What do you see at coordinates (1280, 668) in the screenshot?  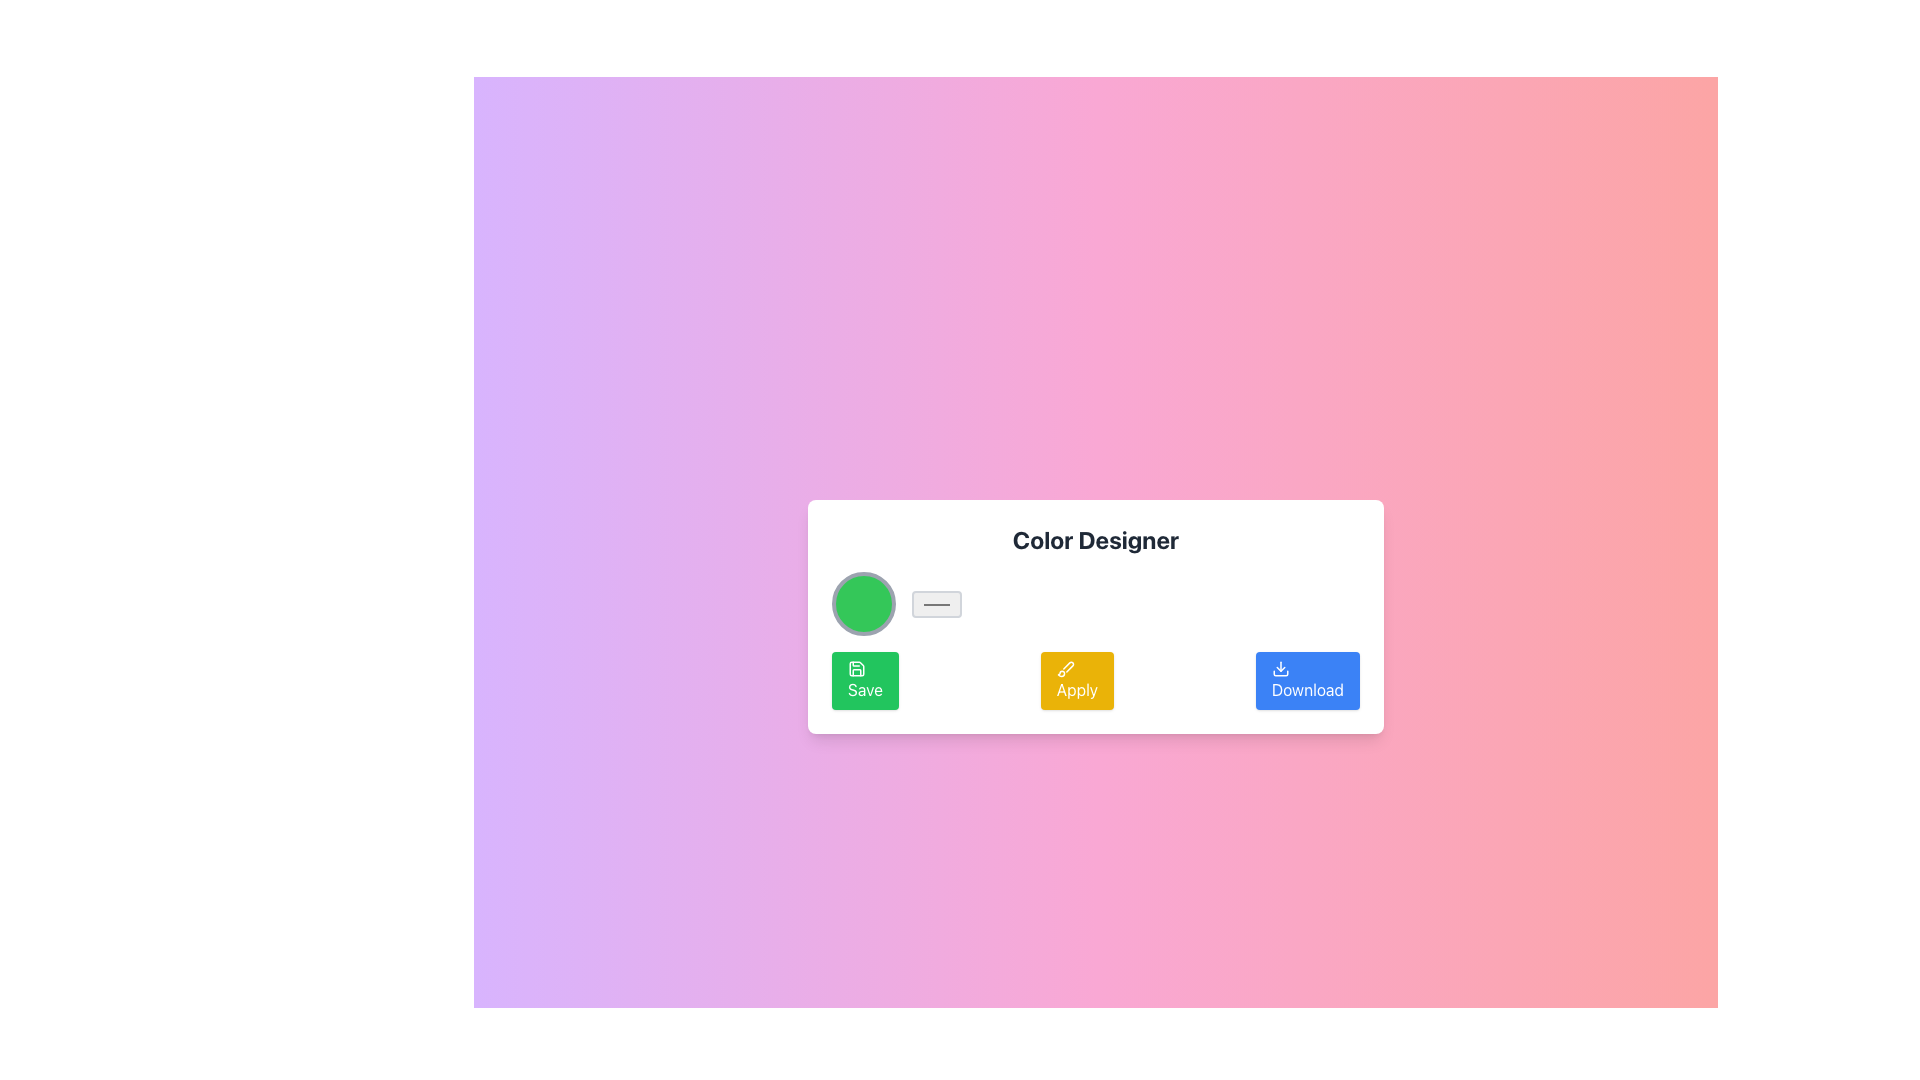 I see `the 'Download' button which features a downward arrow icon, located at the bottom-right of the button group adjacent to 'Save' and 'Apply', to initiate a download` at bounding box center [1280, 668].